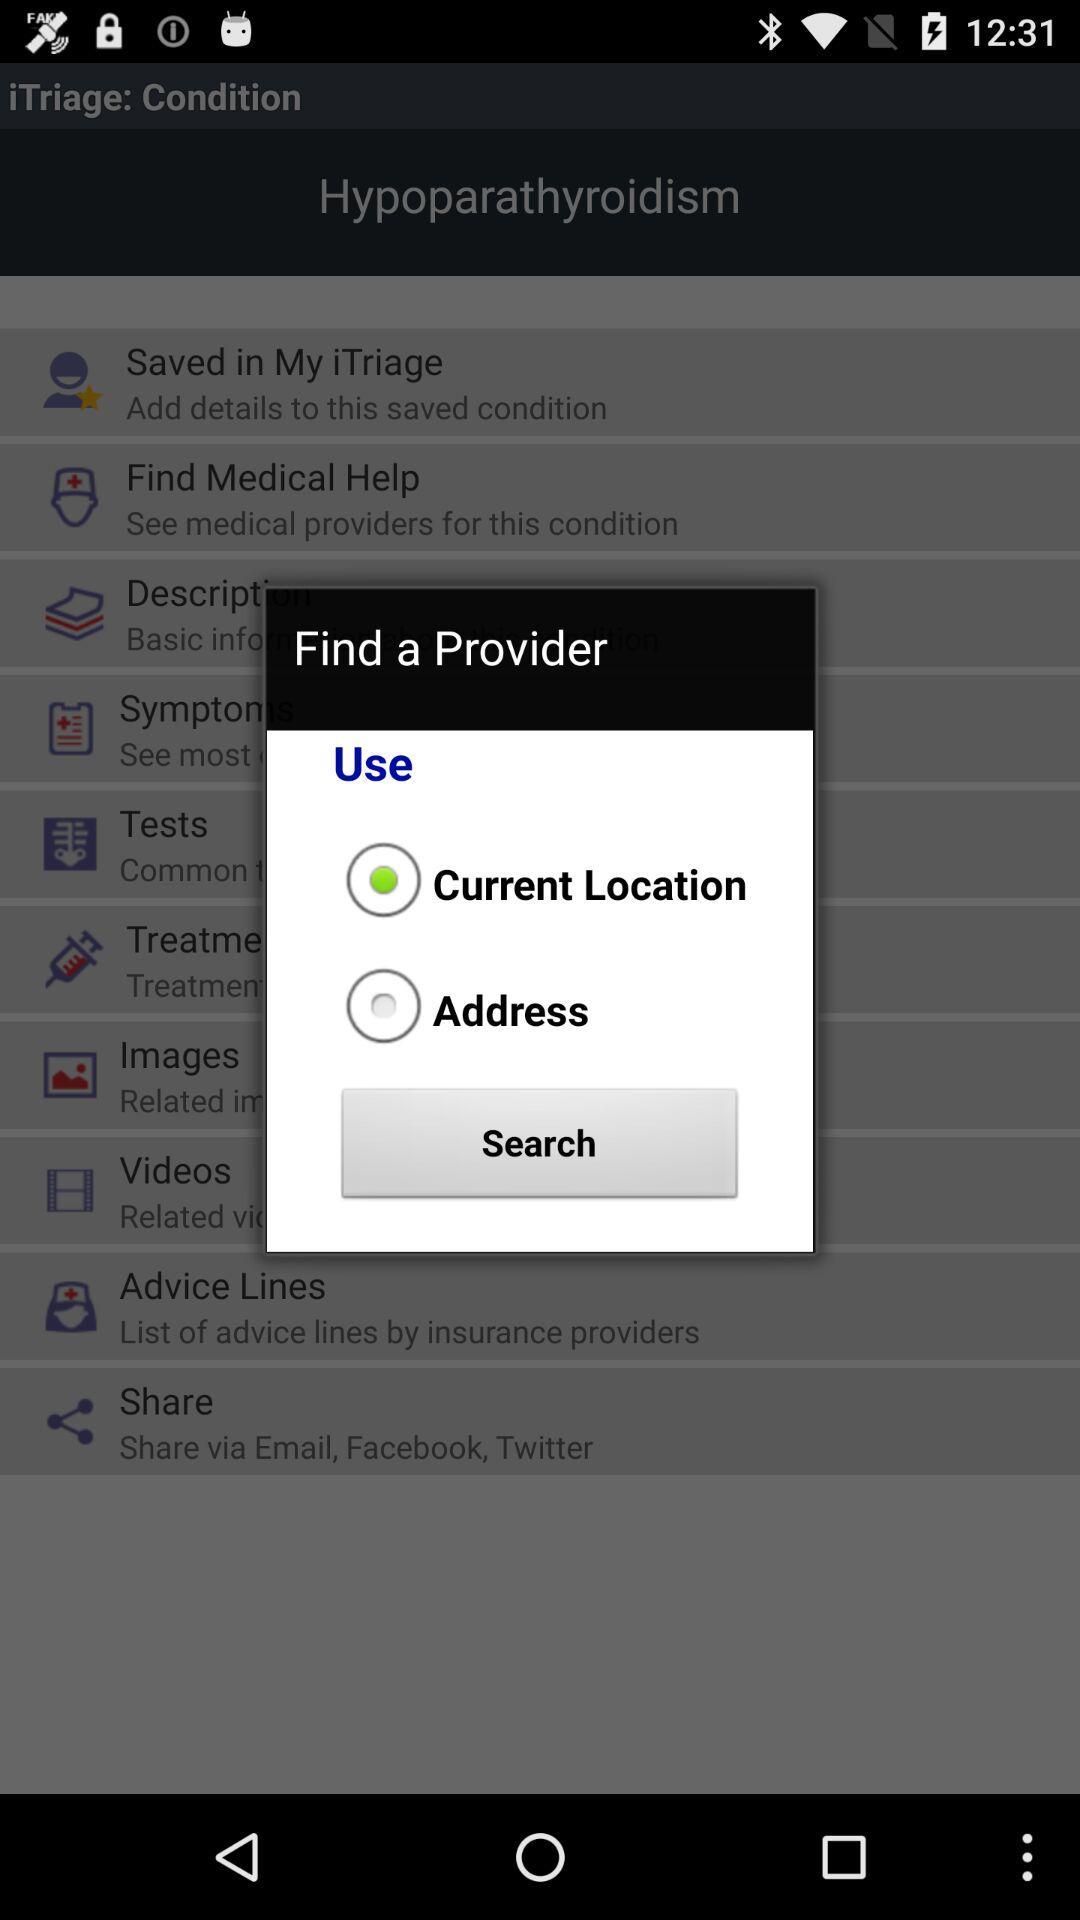  I want to click on the current location radio button, so click(540, 882).